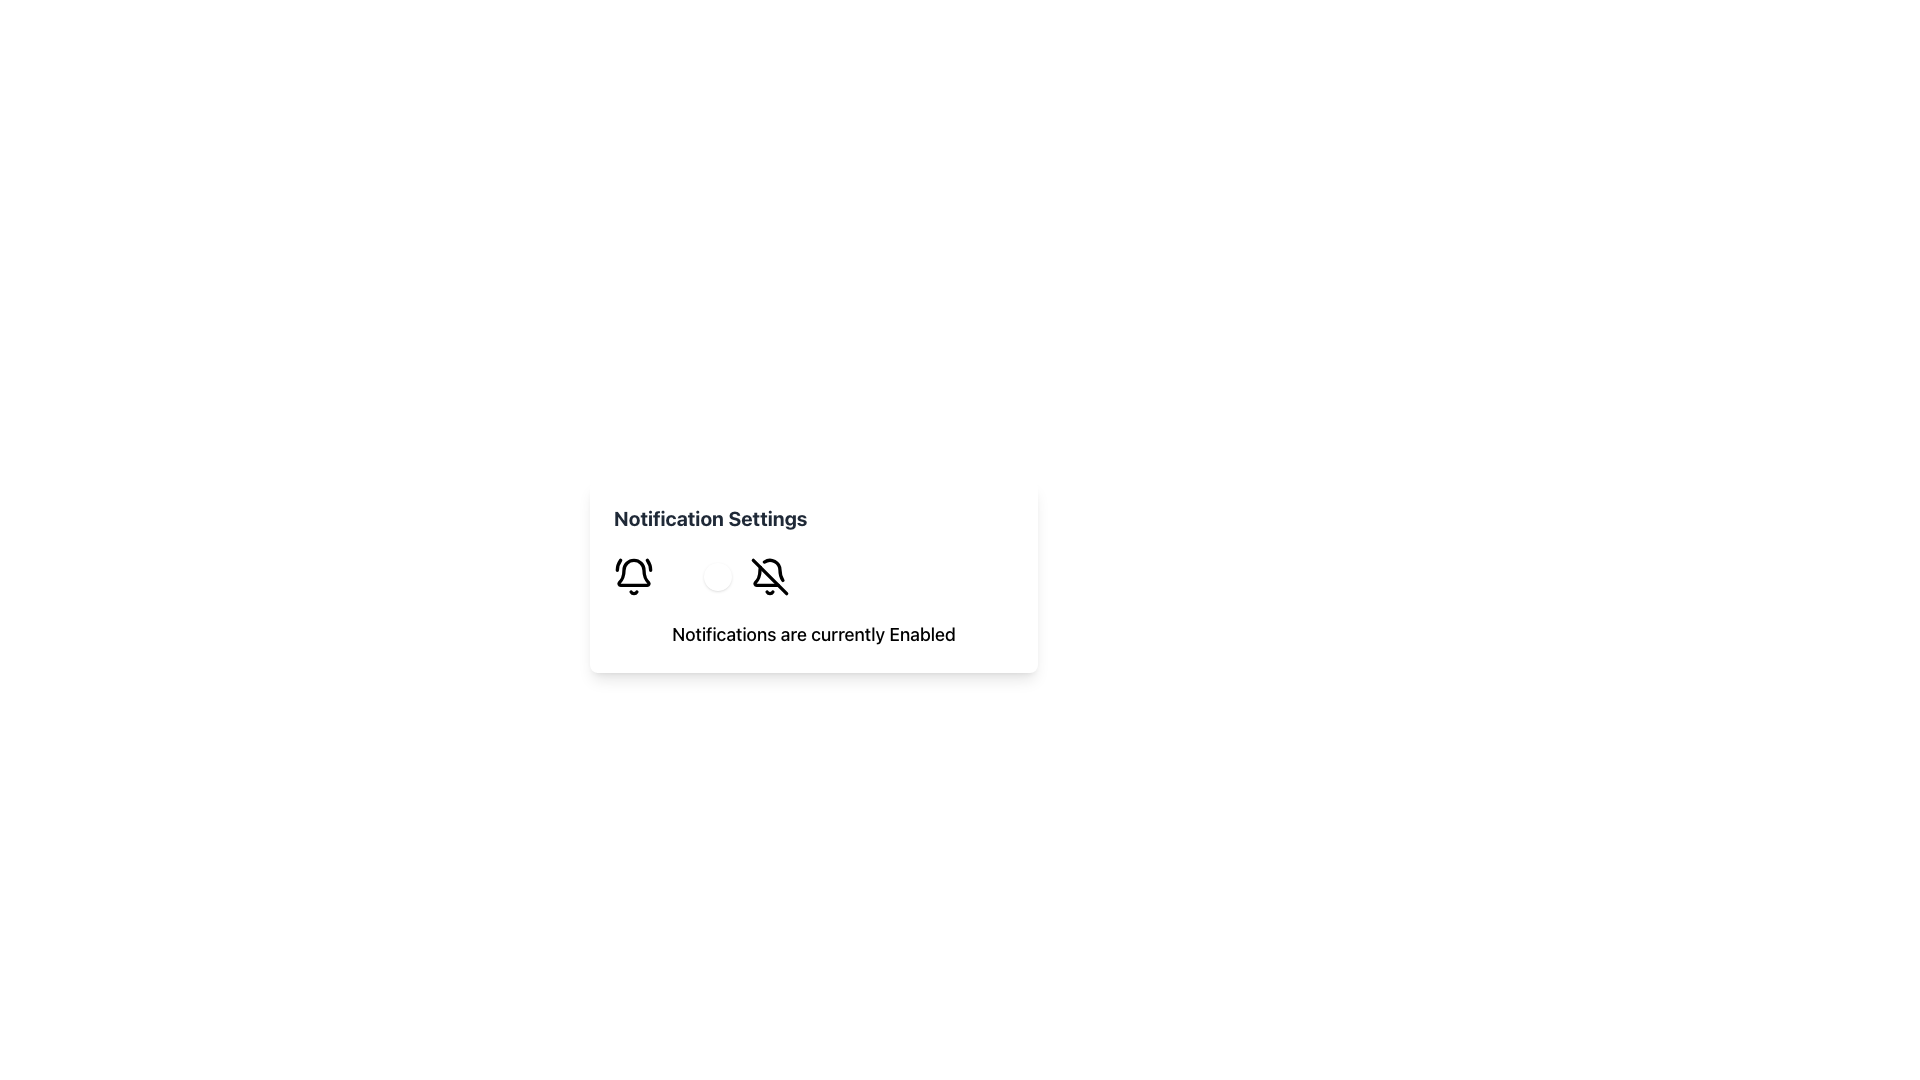  What do you see at coordinates (921, 634) in the screenshot?
I see `the Text Label that displays the current status of notifications, which shows 'Enabled' at the bottom-right part of the notification settings card` at bounding box center [921, 634].